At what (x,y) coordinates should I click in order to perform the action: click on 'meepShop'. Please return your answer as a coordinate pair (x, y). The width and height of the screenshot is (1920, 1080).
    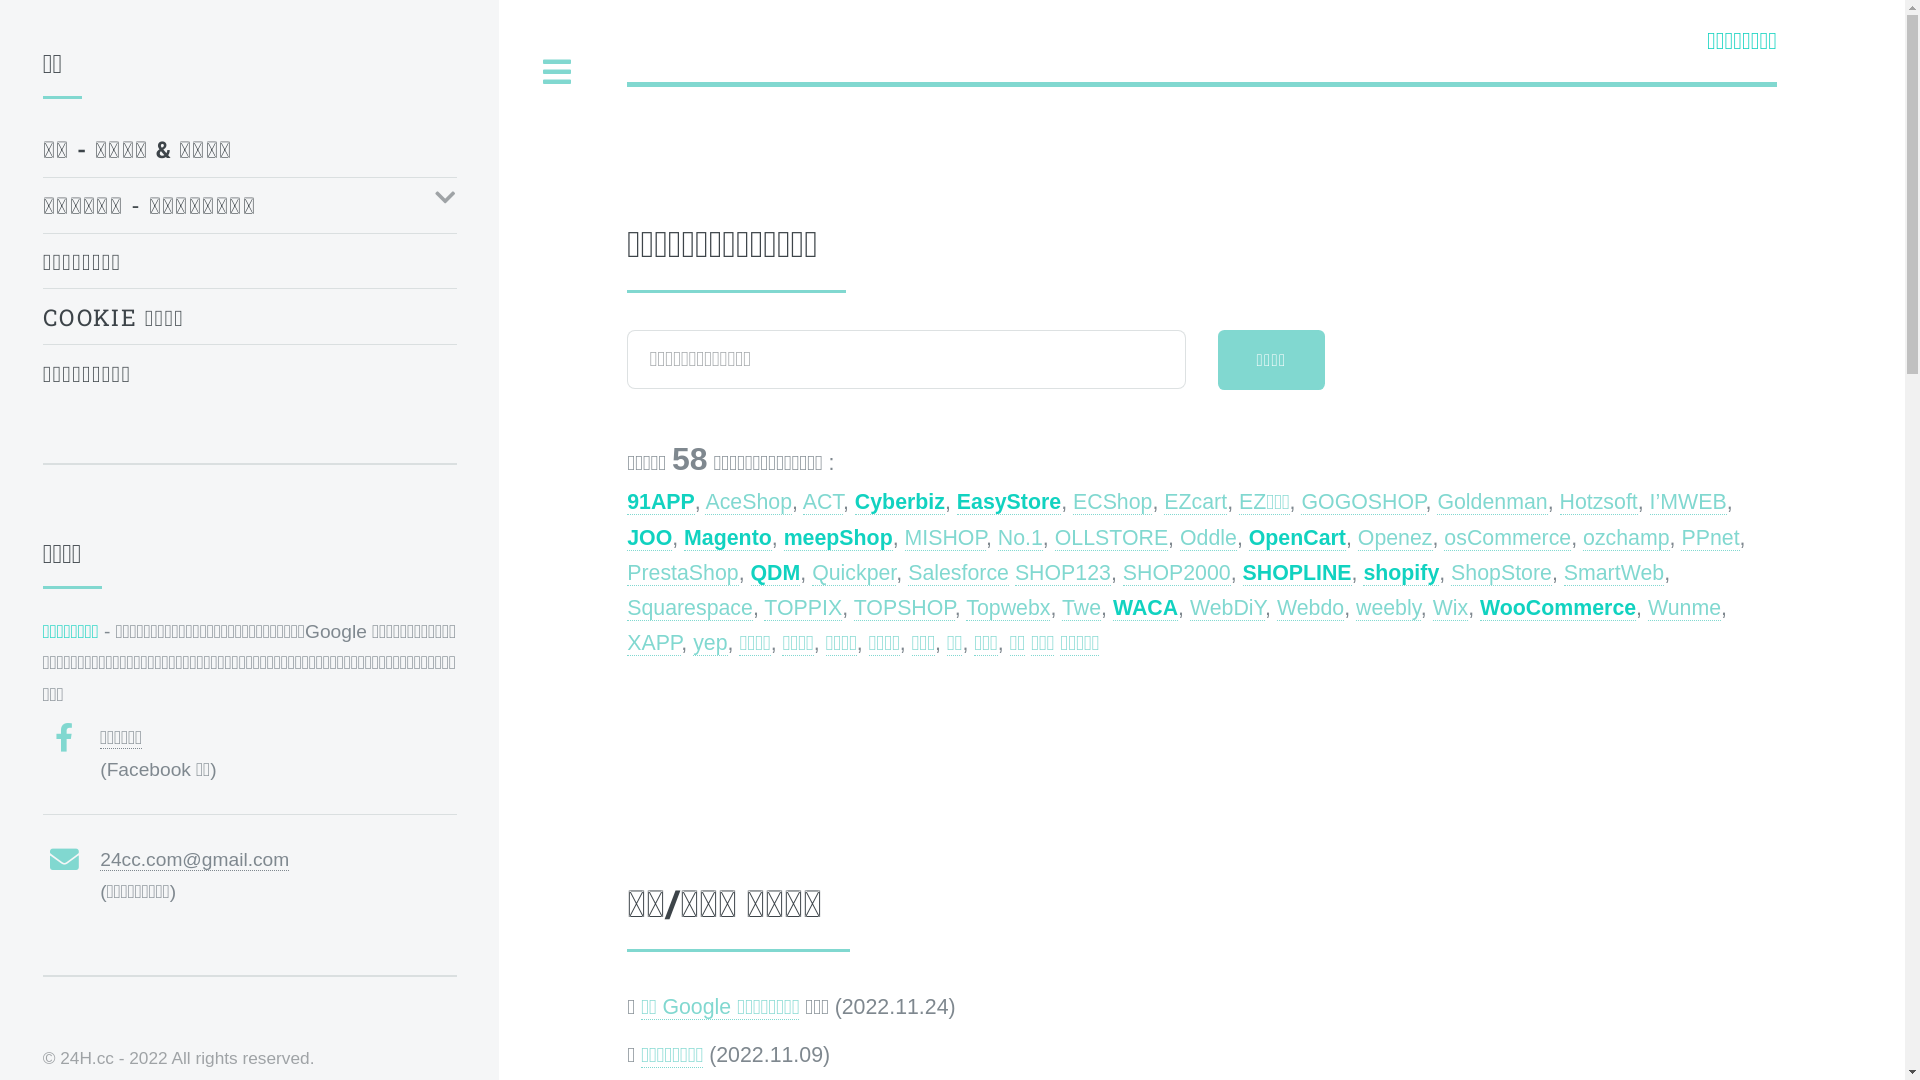
    Looking at the image, I should click on (838, 537).